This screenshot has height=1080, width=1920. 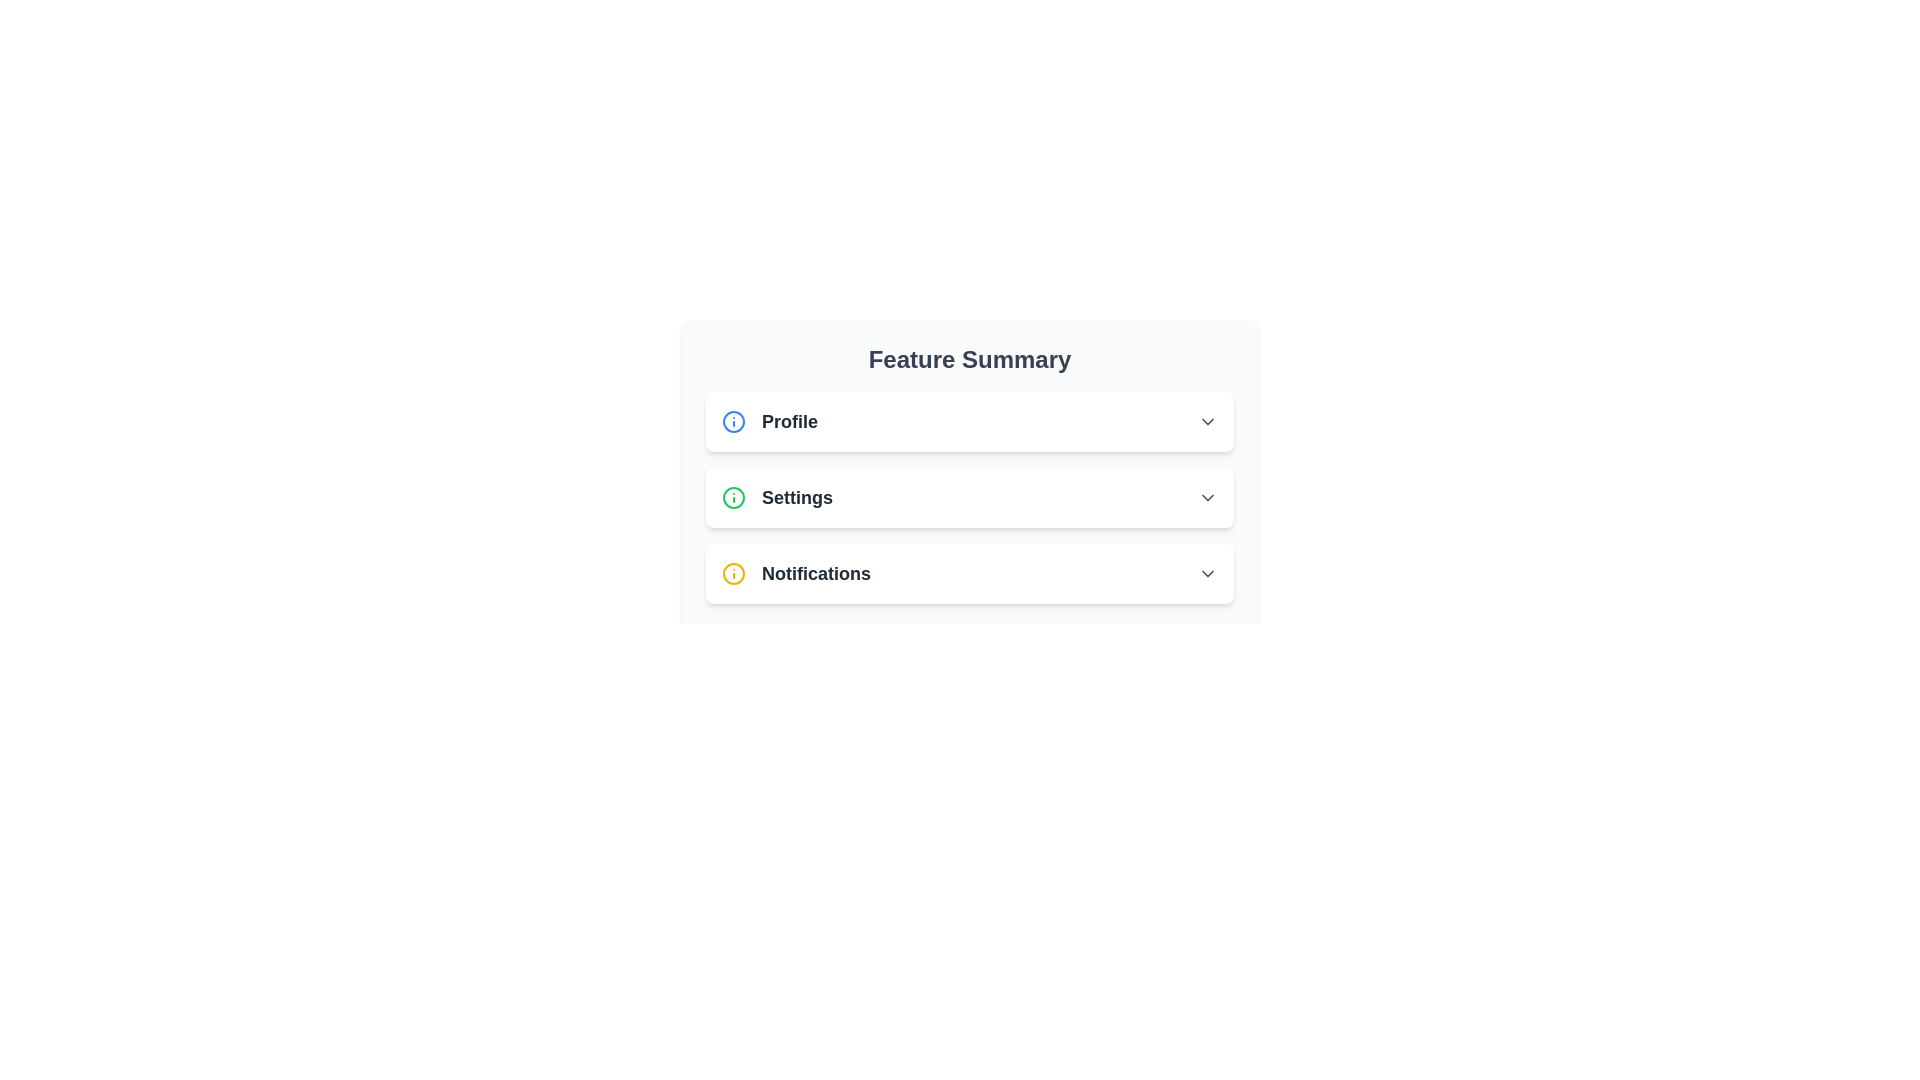 What do you see at coordinates (969, 574) in the screenshot?
I see `the third item in the vertical stack labeled 'Notifications'` at bounding box center [969, 574].